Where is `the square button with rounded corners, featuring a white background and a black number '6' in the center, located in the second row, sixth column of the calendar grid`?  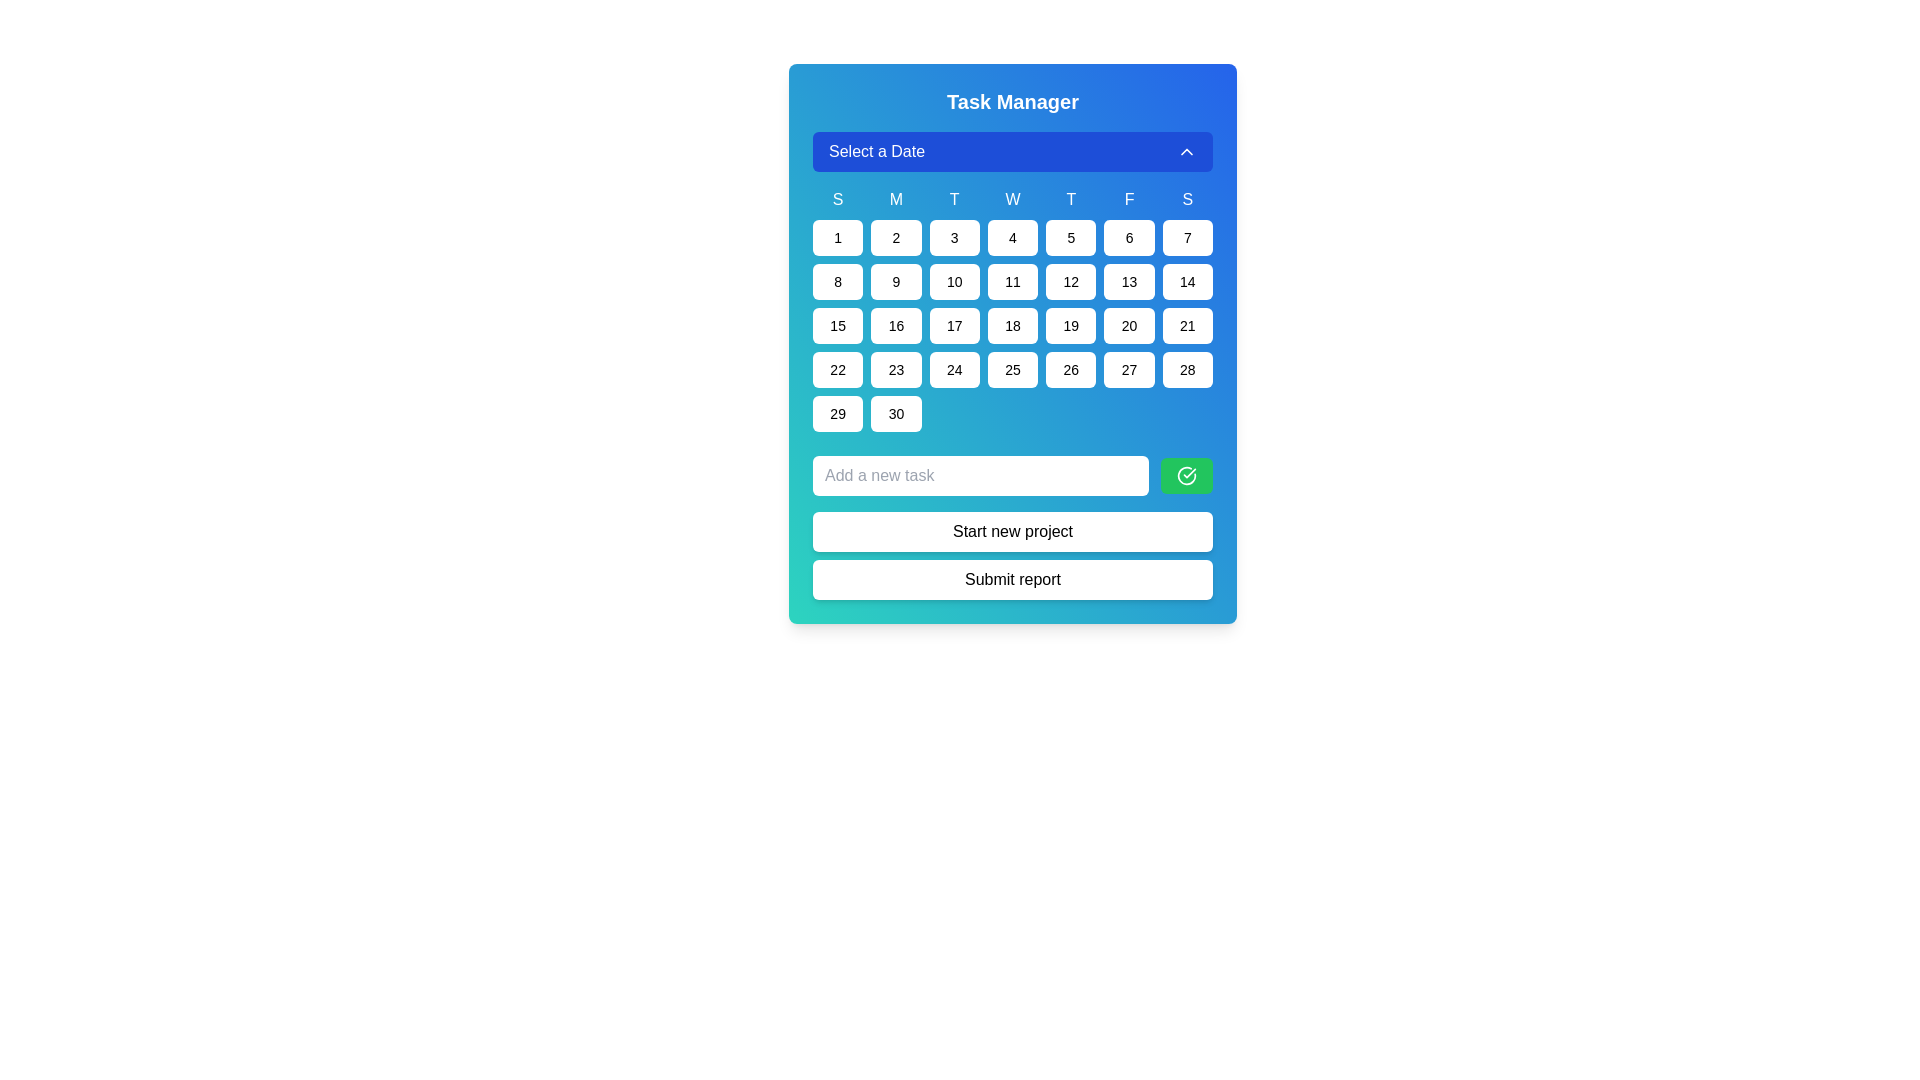
the square button with rounded corners, featuring a white background and a black number '6' in the center, located in the second row, sixth column of the calendar grid is located at coordinates (1129, 237).